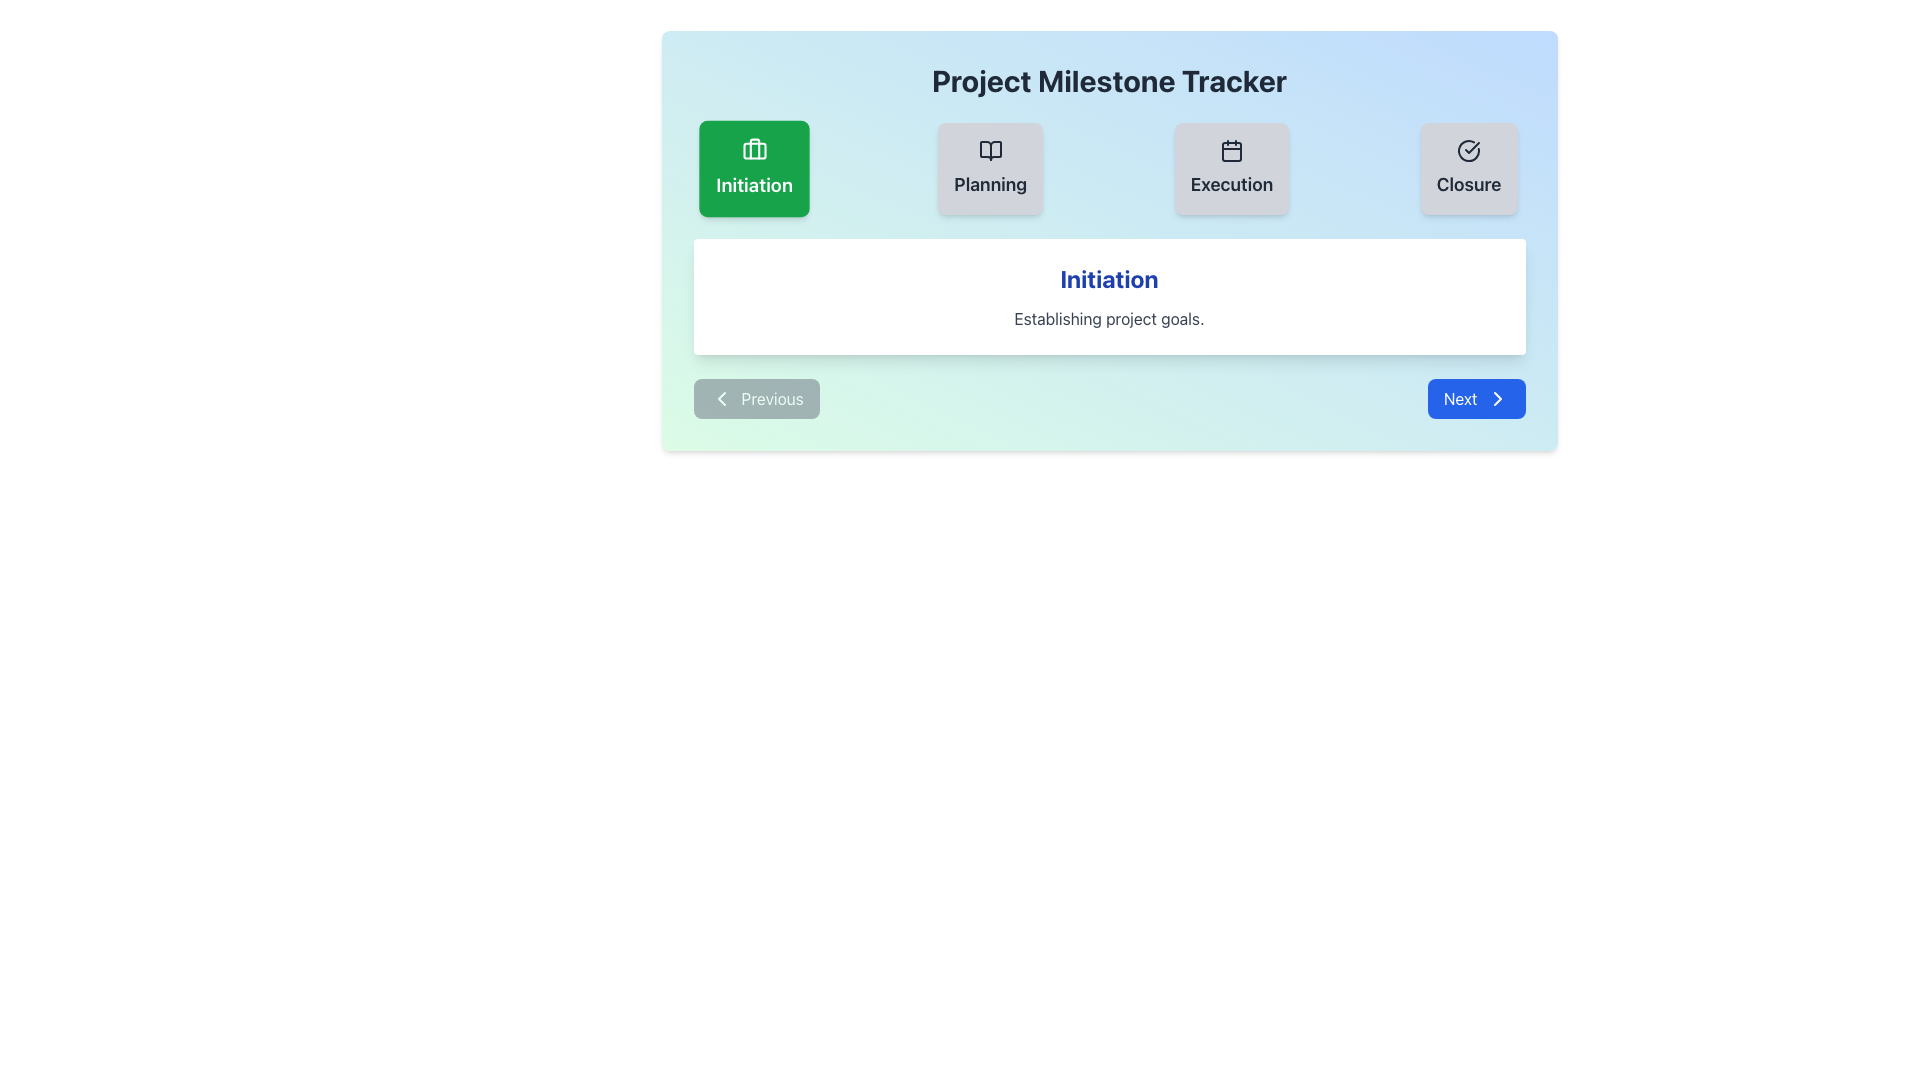 The width and height of the screenshot is (1920, 1080). Describe the element at coordinates (752, 148) in the screenshot. I see `the left vertical line of the handle structure of the briefcase icon representing the 'Initiation' task, located in the green square next to the text 'Initiation' in the milestone navigation bar` at that location.